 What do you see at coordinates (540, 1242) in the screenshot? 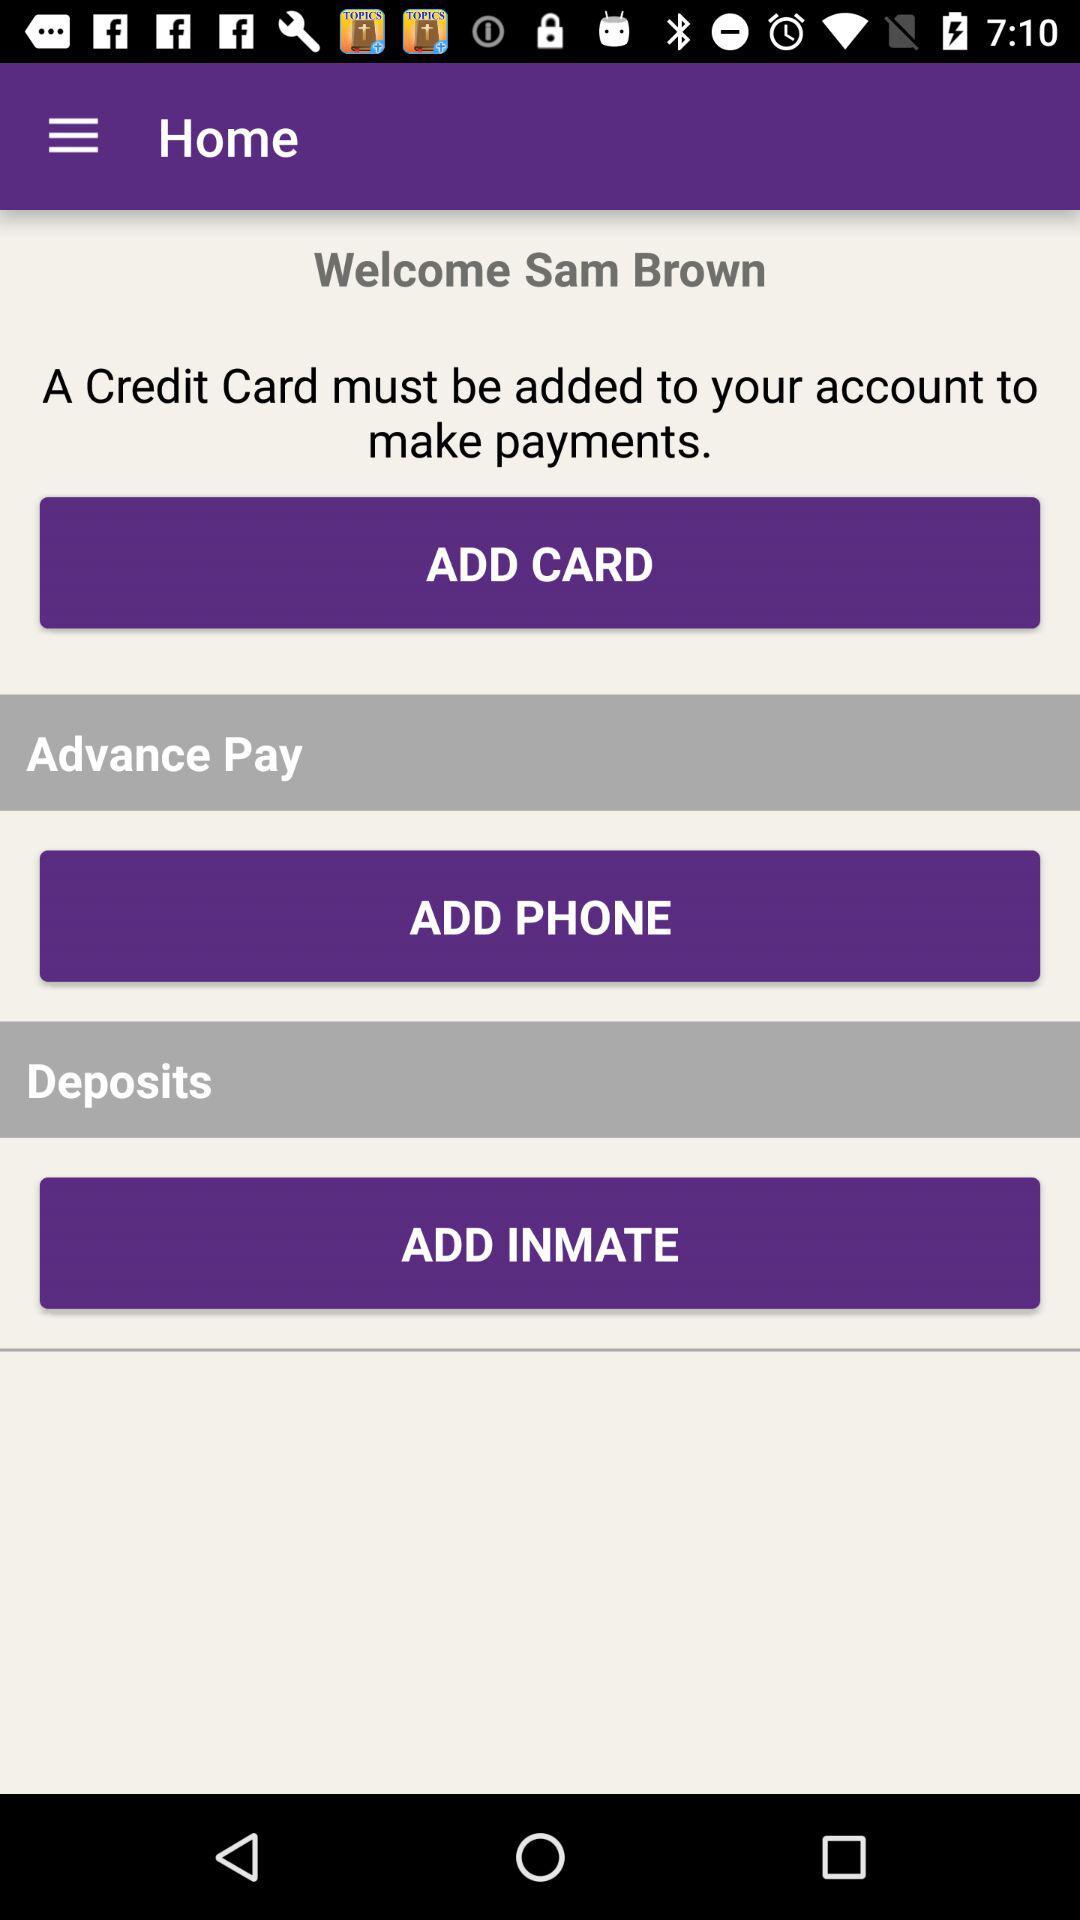
I see `add inmate` at bounding box center [540, 1242].